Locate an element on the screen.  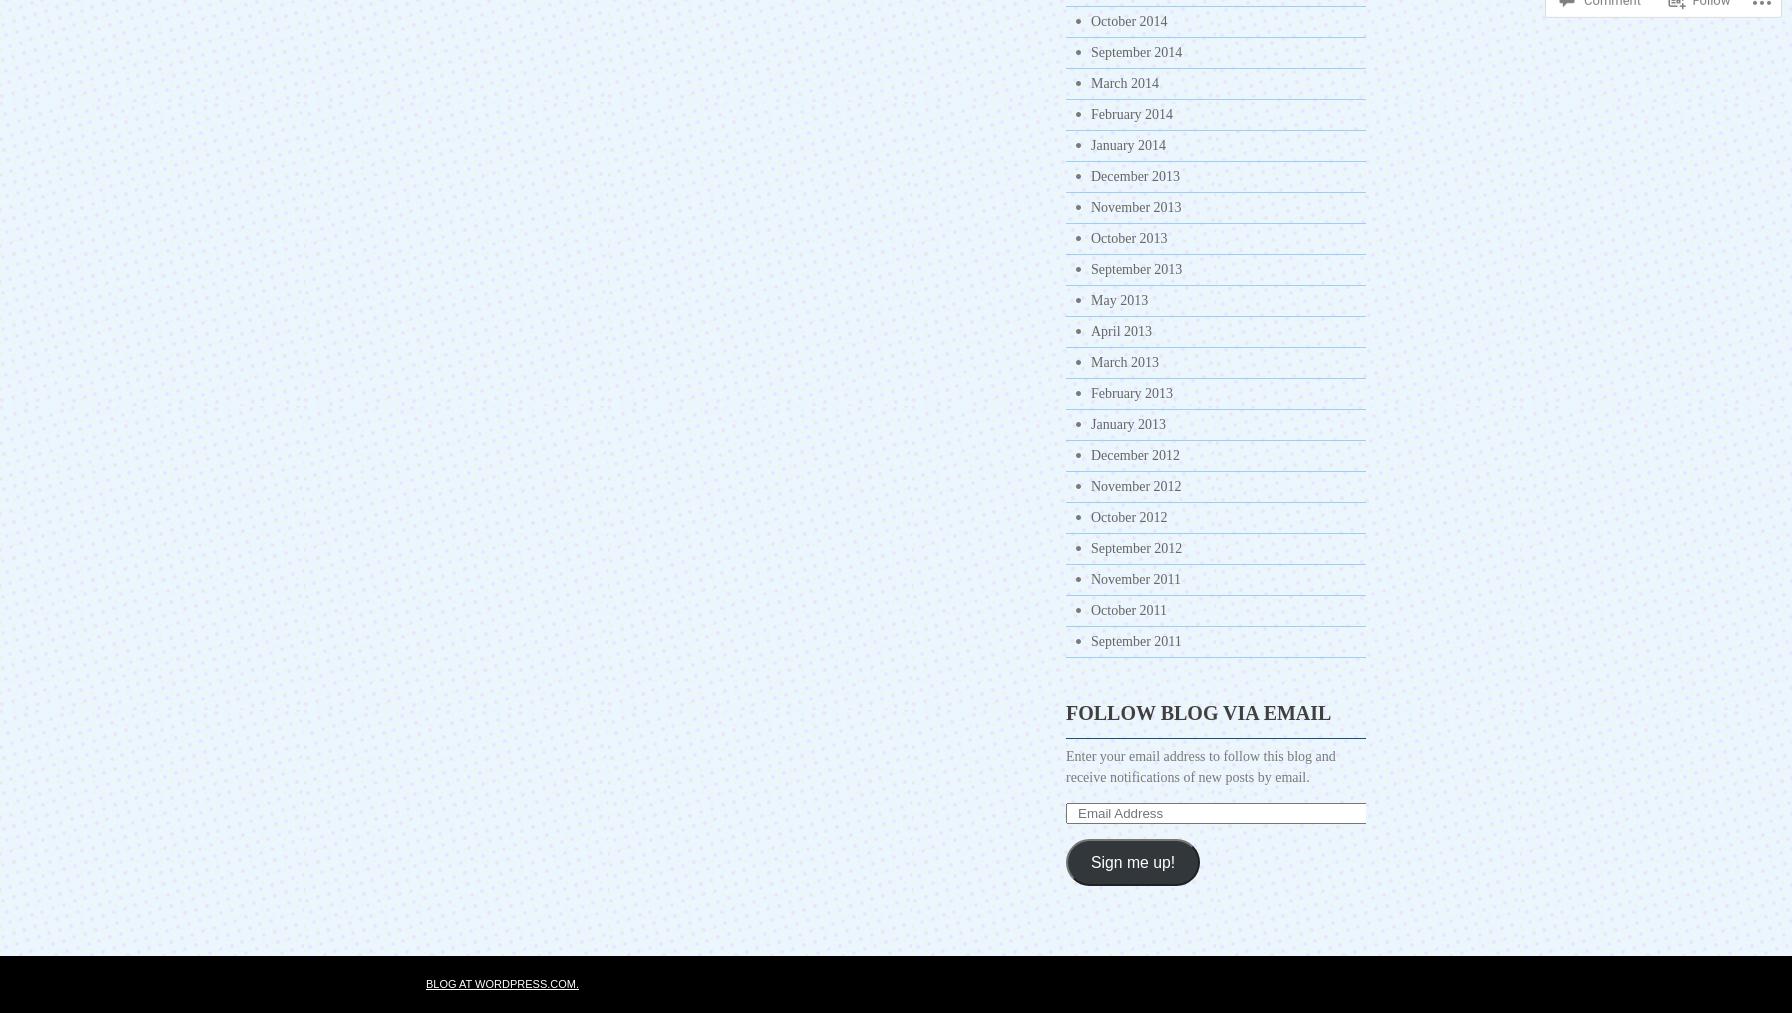
'March 2013' is located at coordinates (1125, 362).